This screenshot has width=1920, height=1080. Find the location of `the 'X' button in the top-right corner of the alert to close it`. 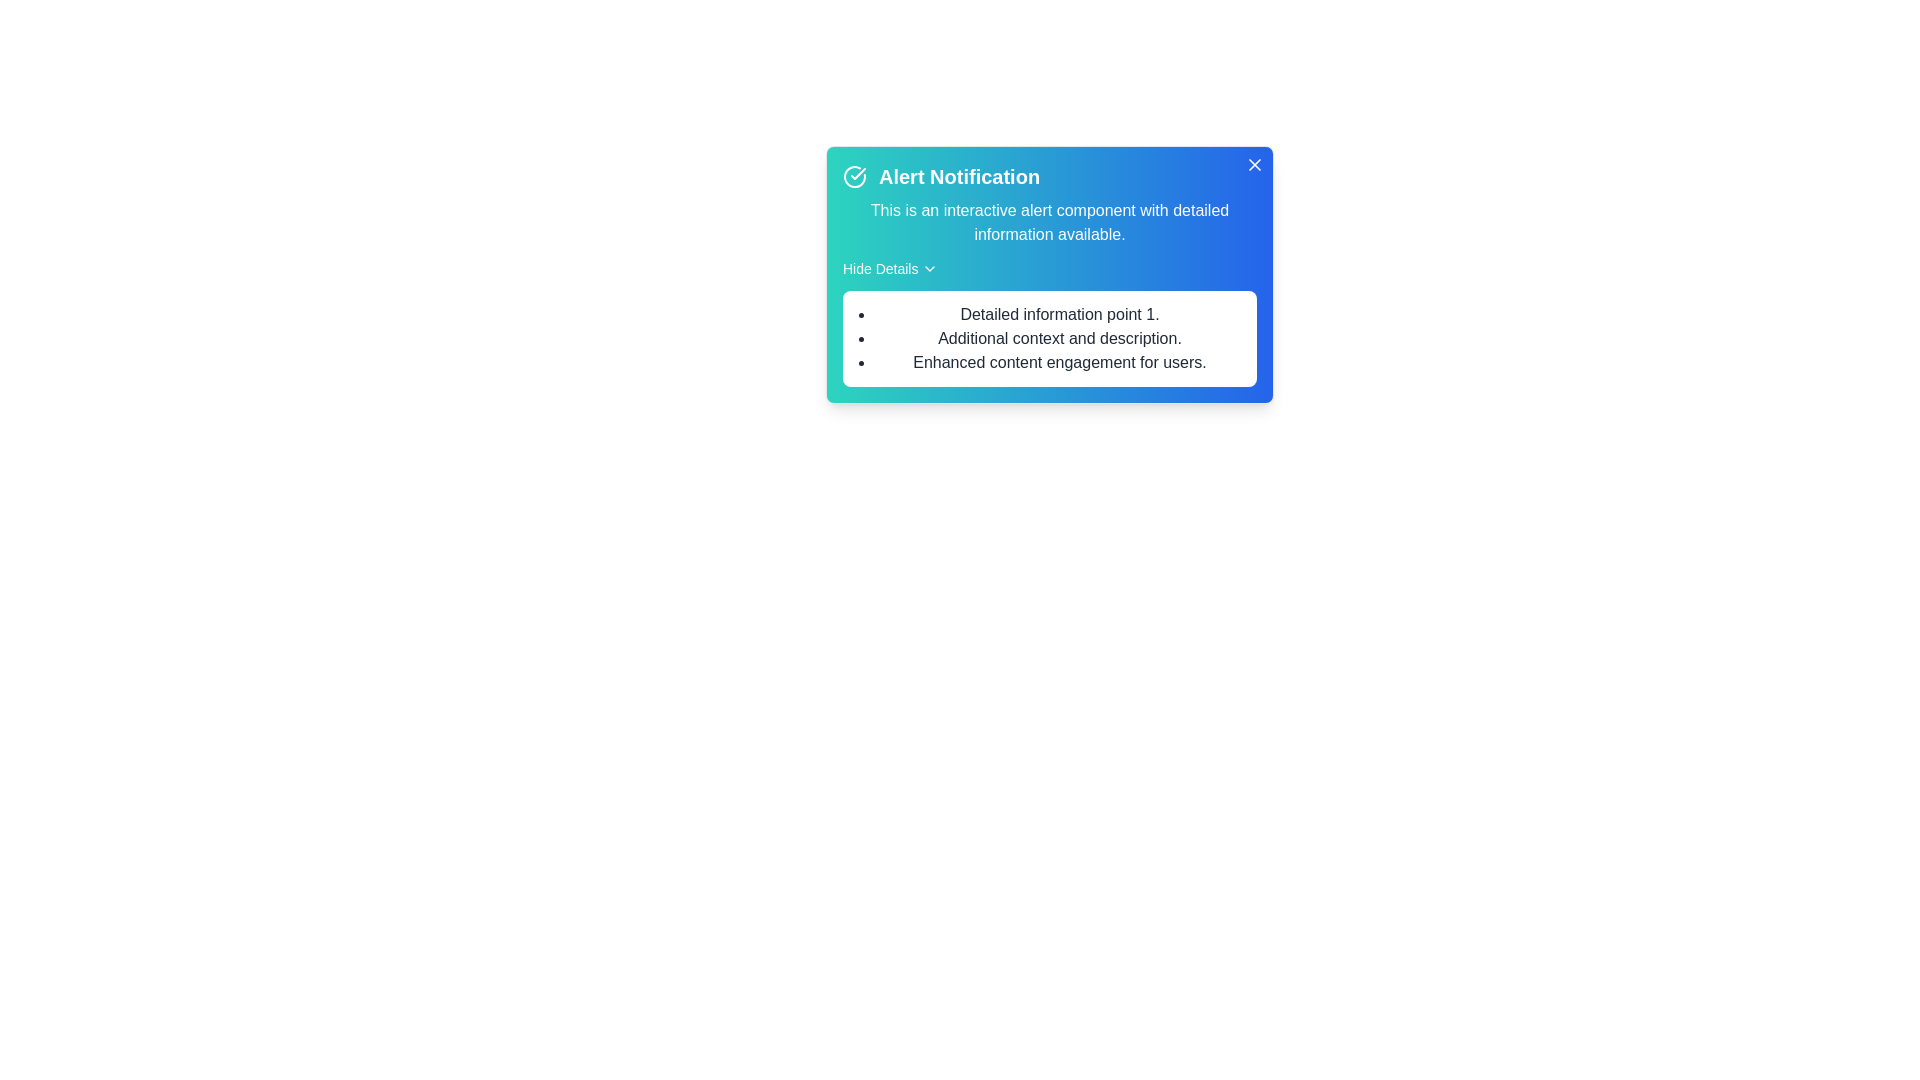

the 'X' button in the top-right corner of the alert to close it is located at coordinates (1253, 164).